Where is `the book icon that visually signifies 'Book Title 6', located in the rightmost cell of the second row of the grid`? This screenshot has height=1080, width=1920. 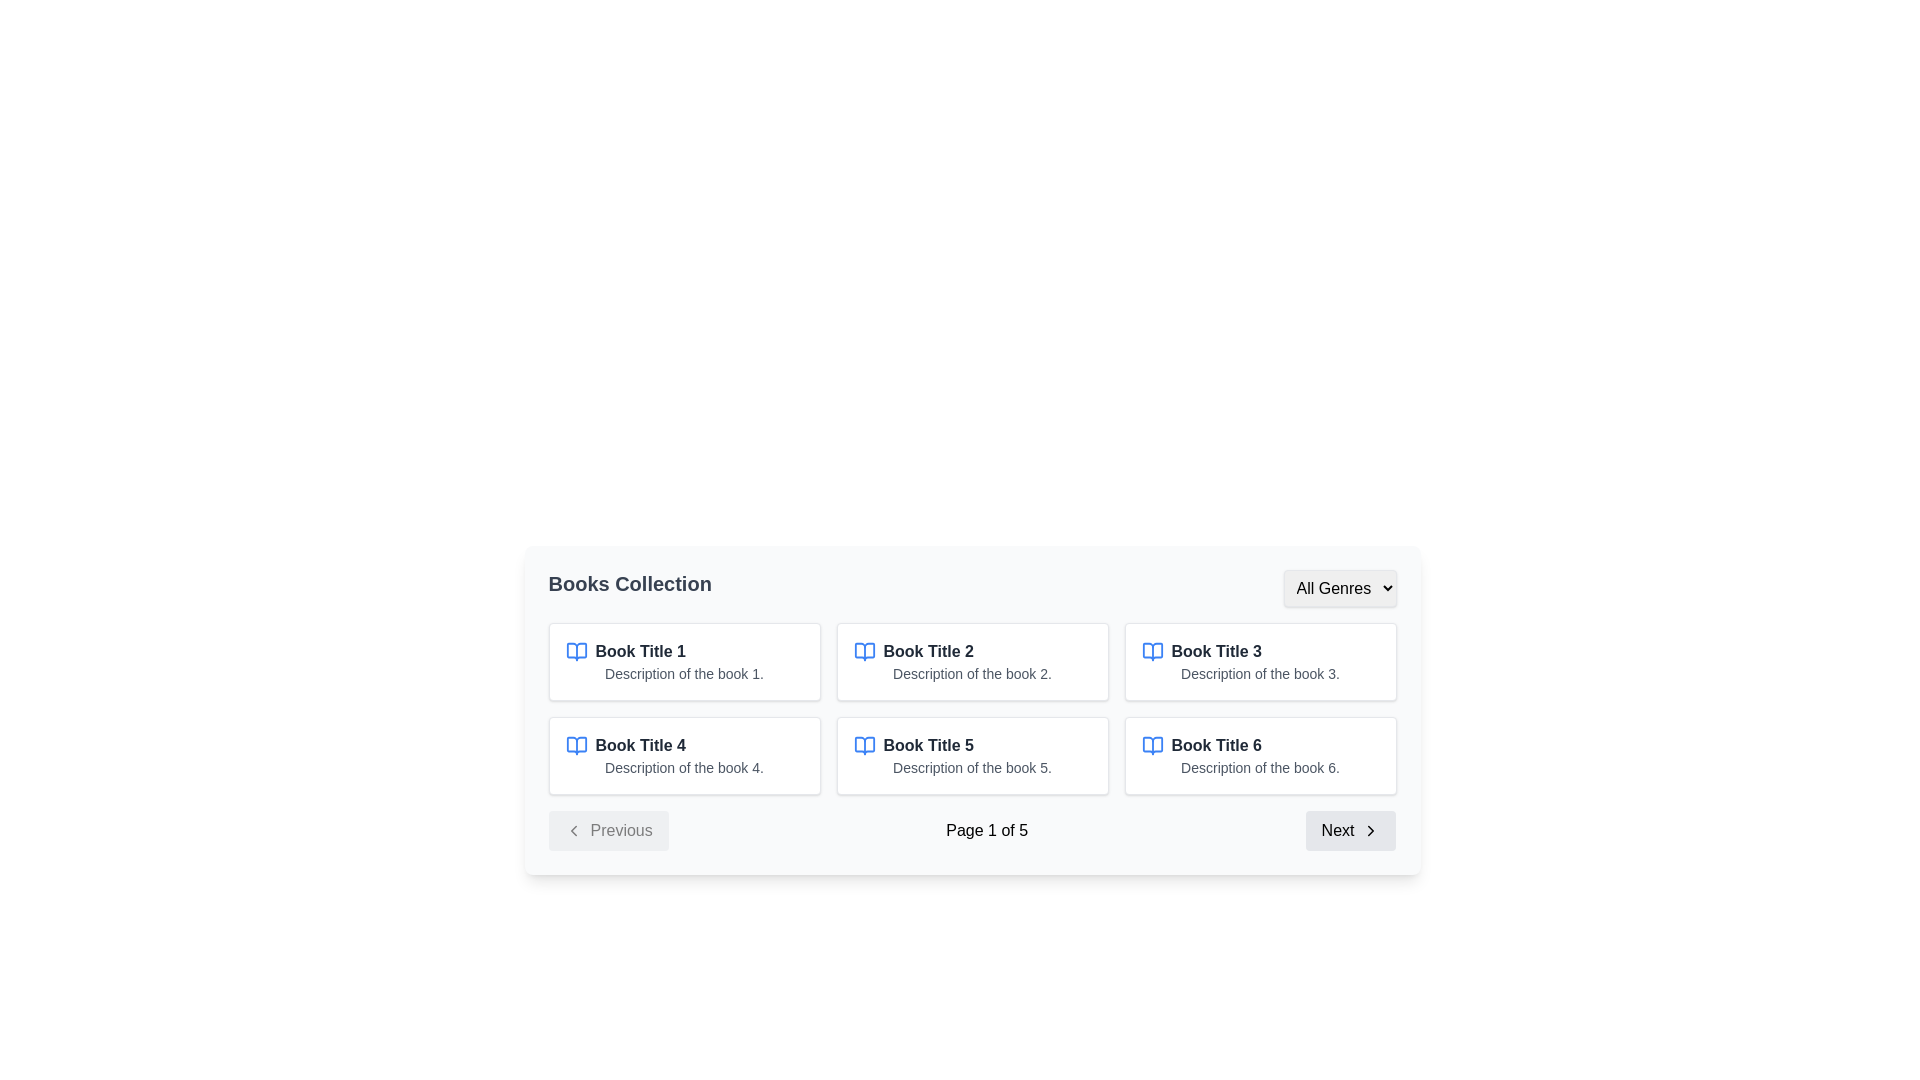 the book icon that visually signifies 'Book Title 6', located in the rightmost cell of the second row of the grid is located at coordinates (1152, 745).